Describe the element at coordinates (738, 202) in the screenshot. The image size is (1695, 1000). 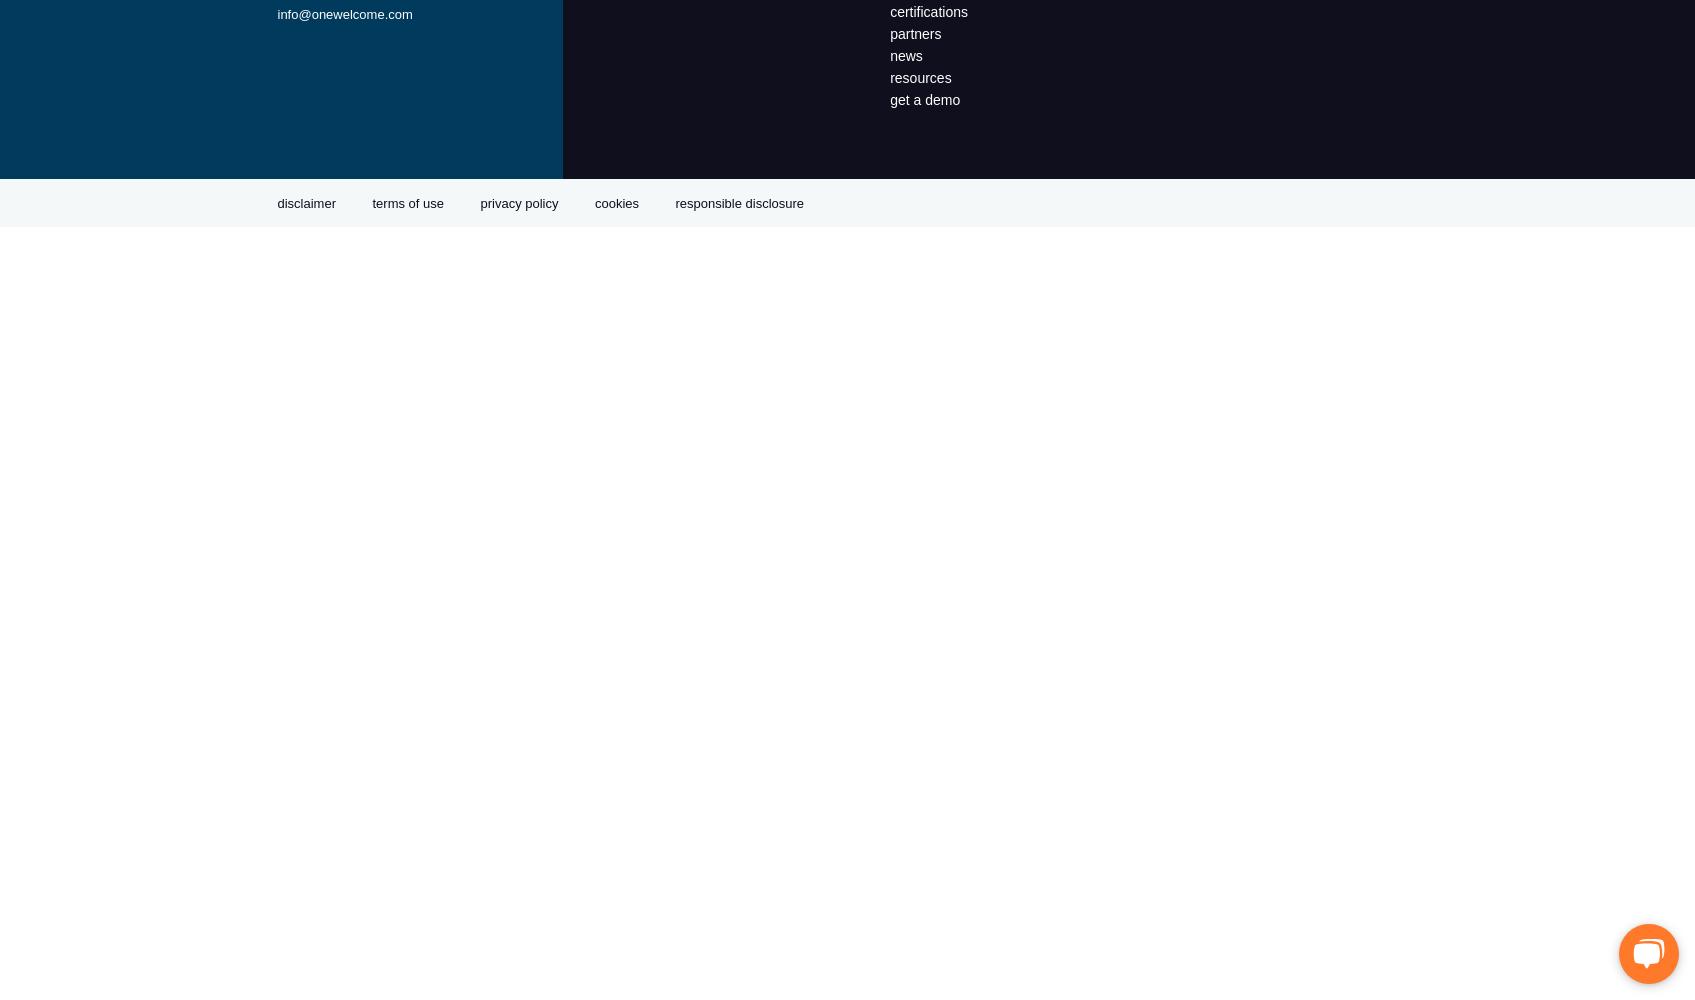
I see `'responsible disclosure'` at that location.